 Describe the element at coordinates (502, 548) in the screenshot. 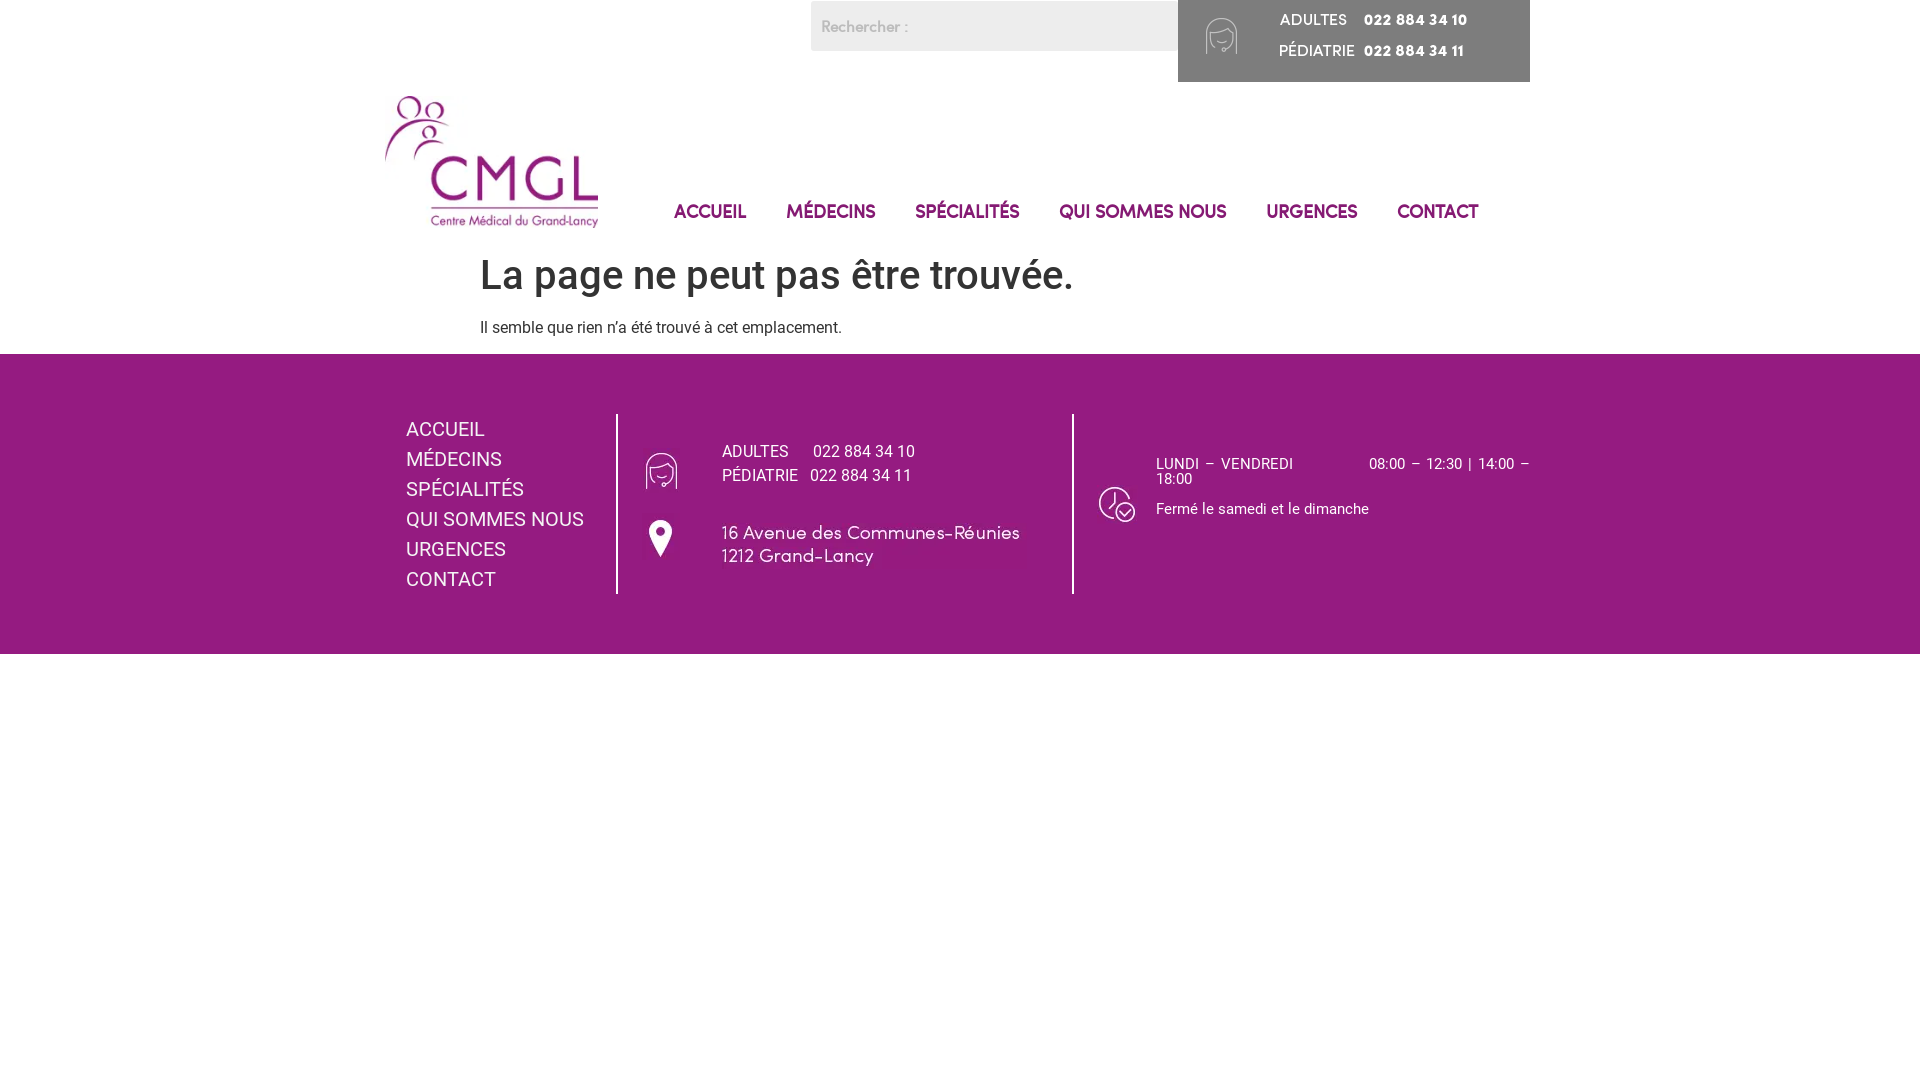

I see `'URGENCES'` at that location.